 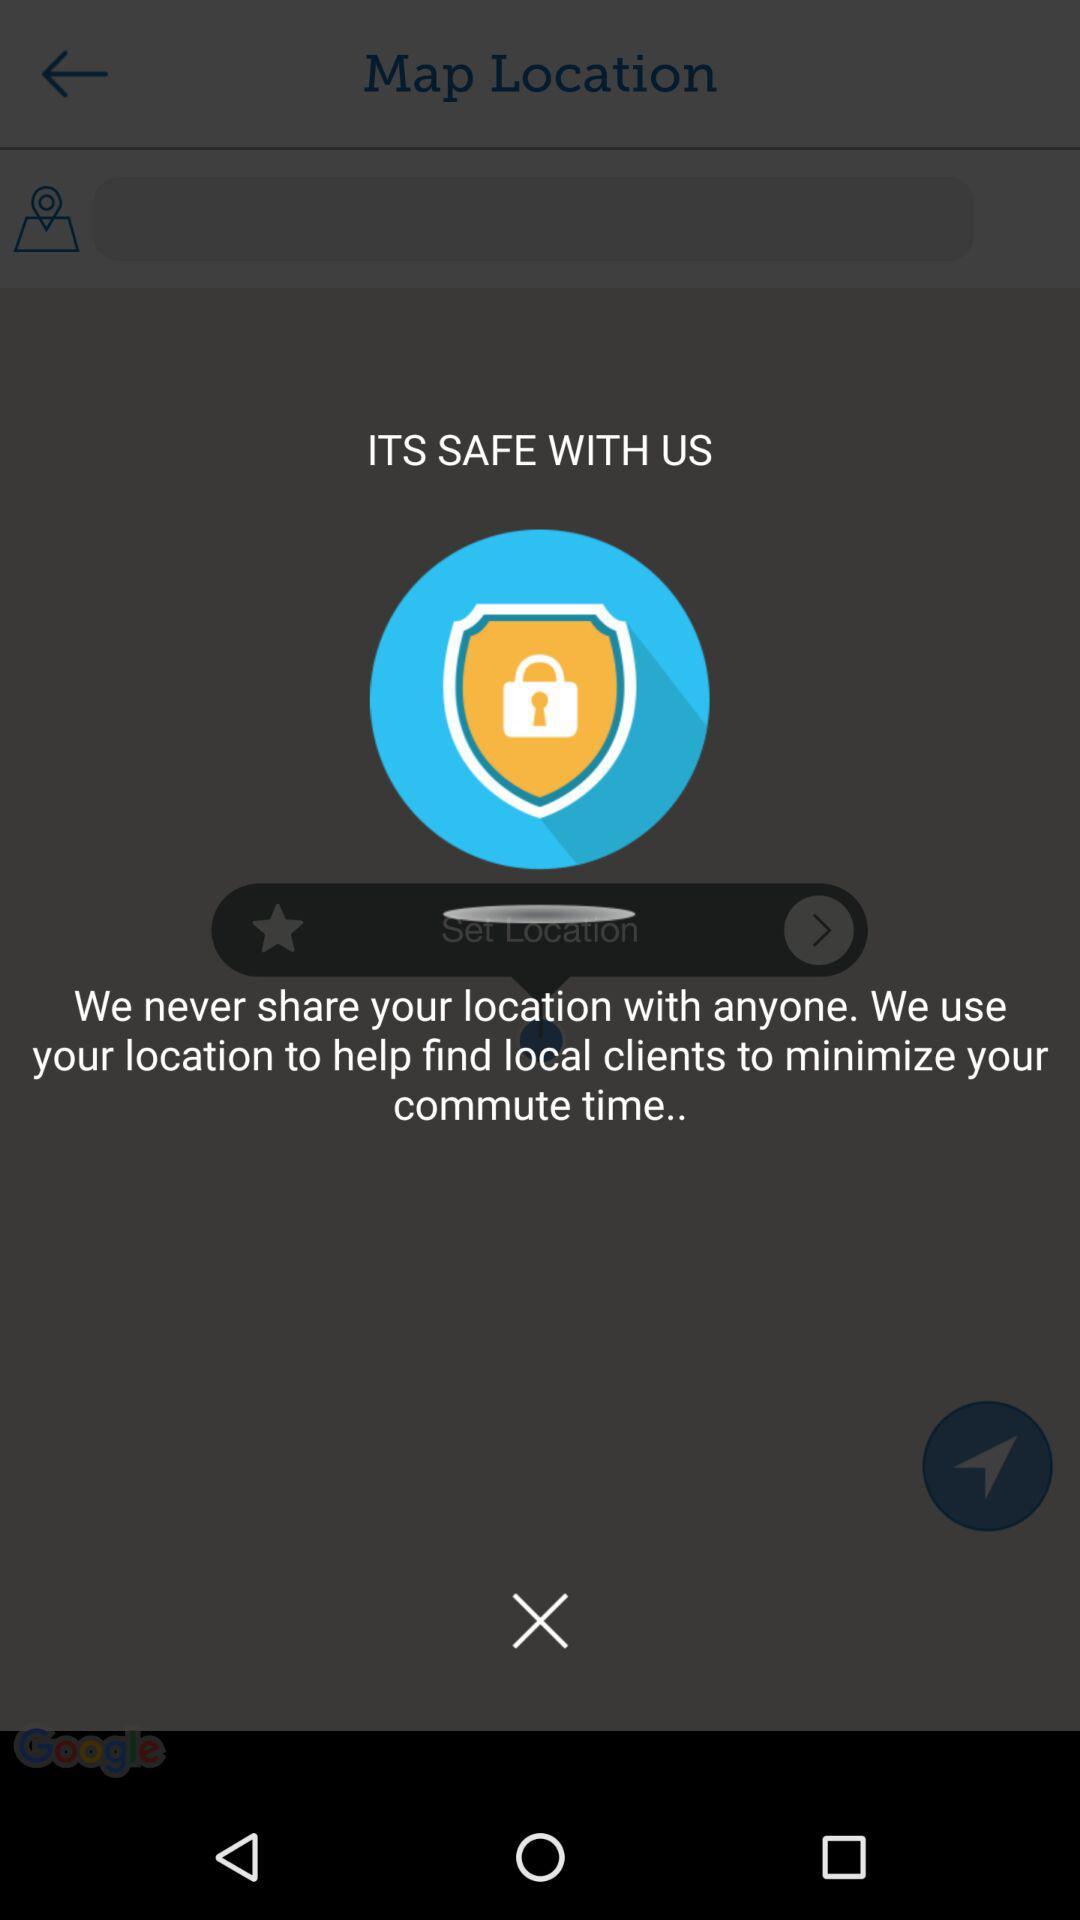 I want to click on the window, so click(x=540, y=1620).